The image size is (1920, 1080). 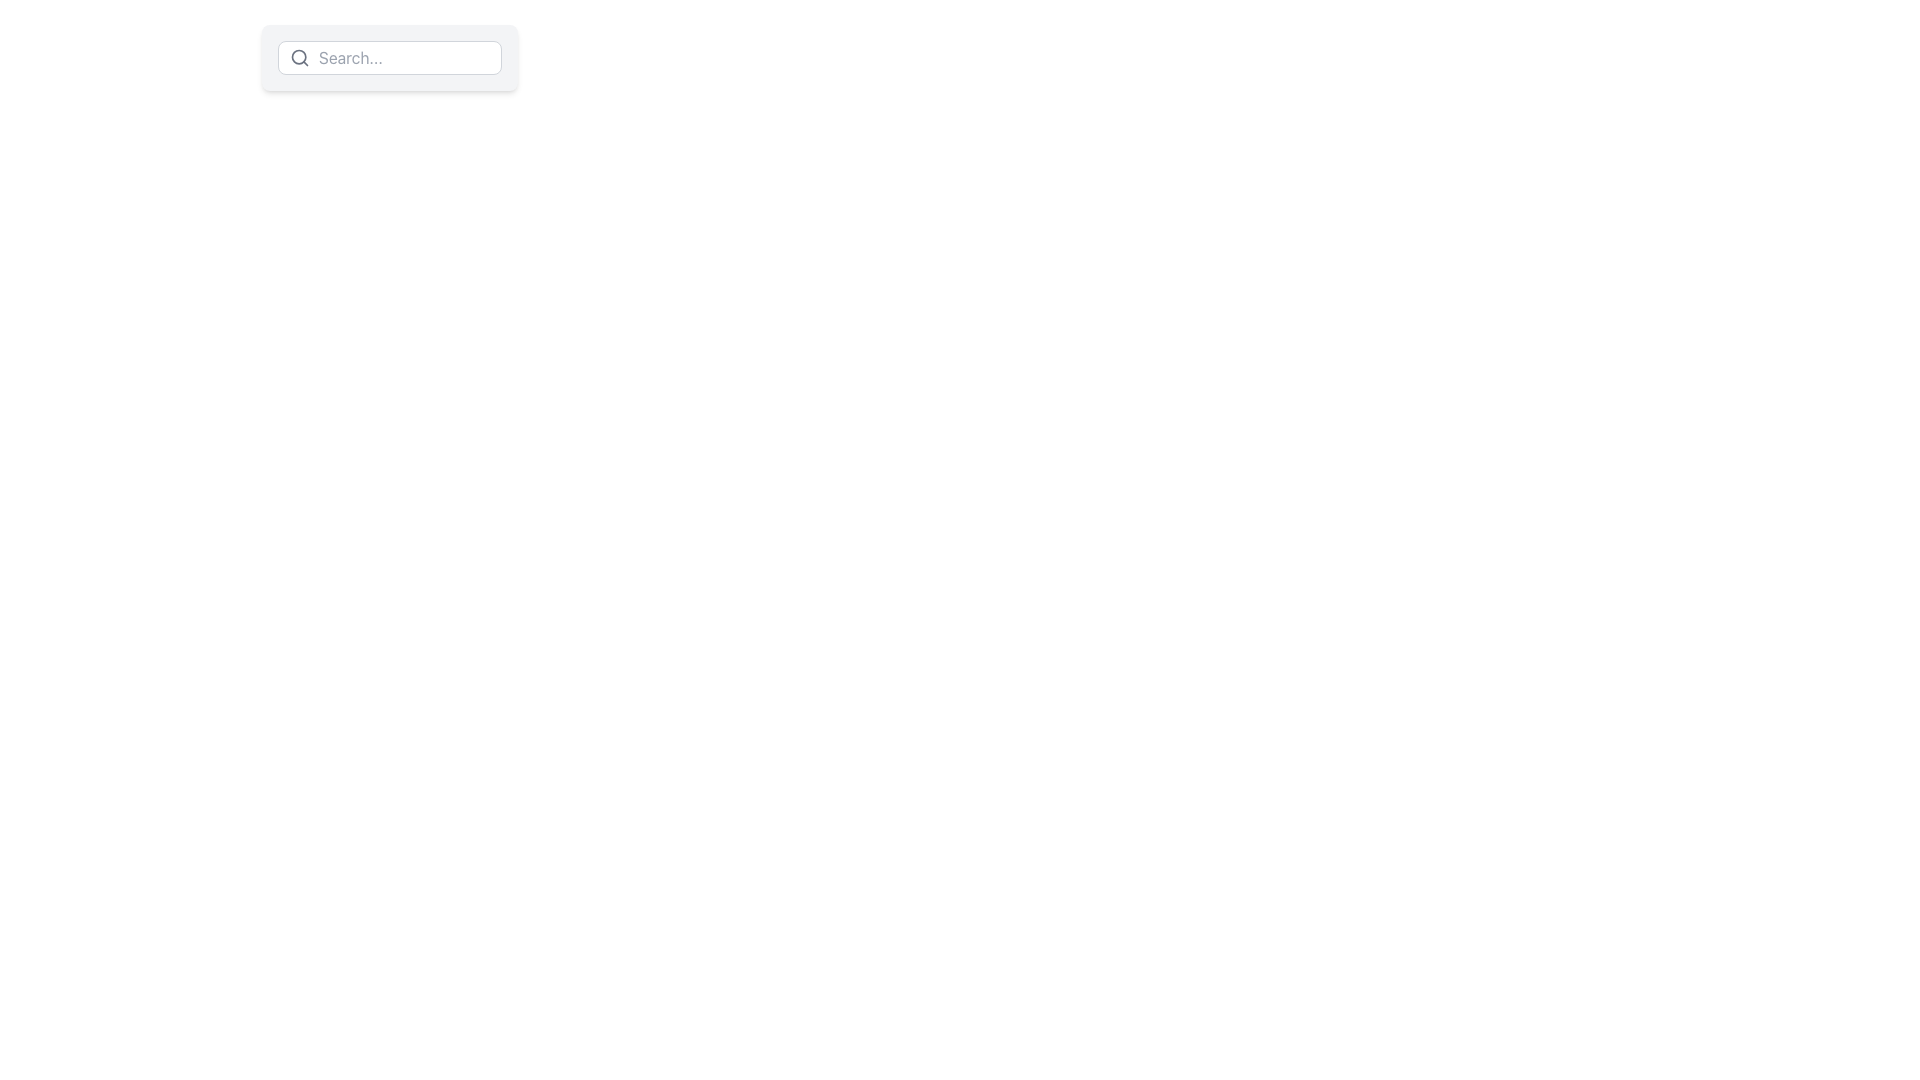 I want to click on the magnifying glass icon located inside the search input box, so click(x=298, y=56).